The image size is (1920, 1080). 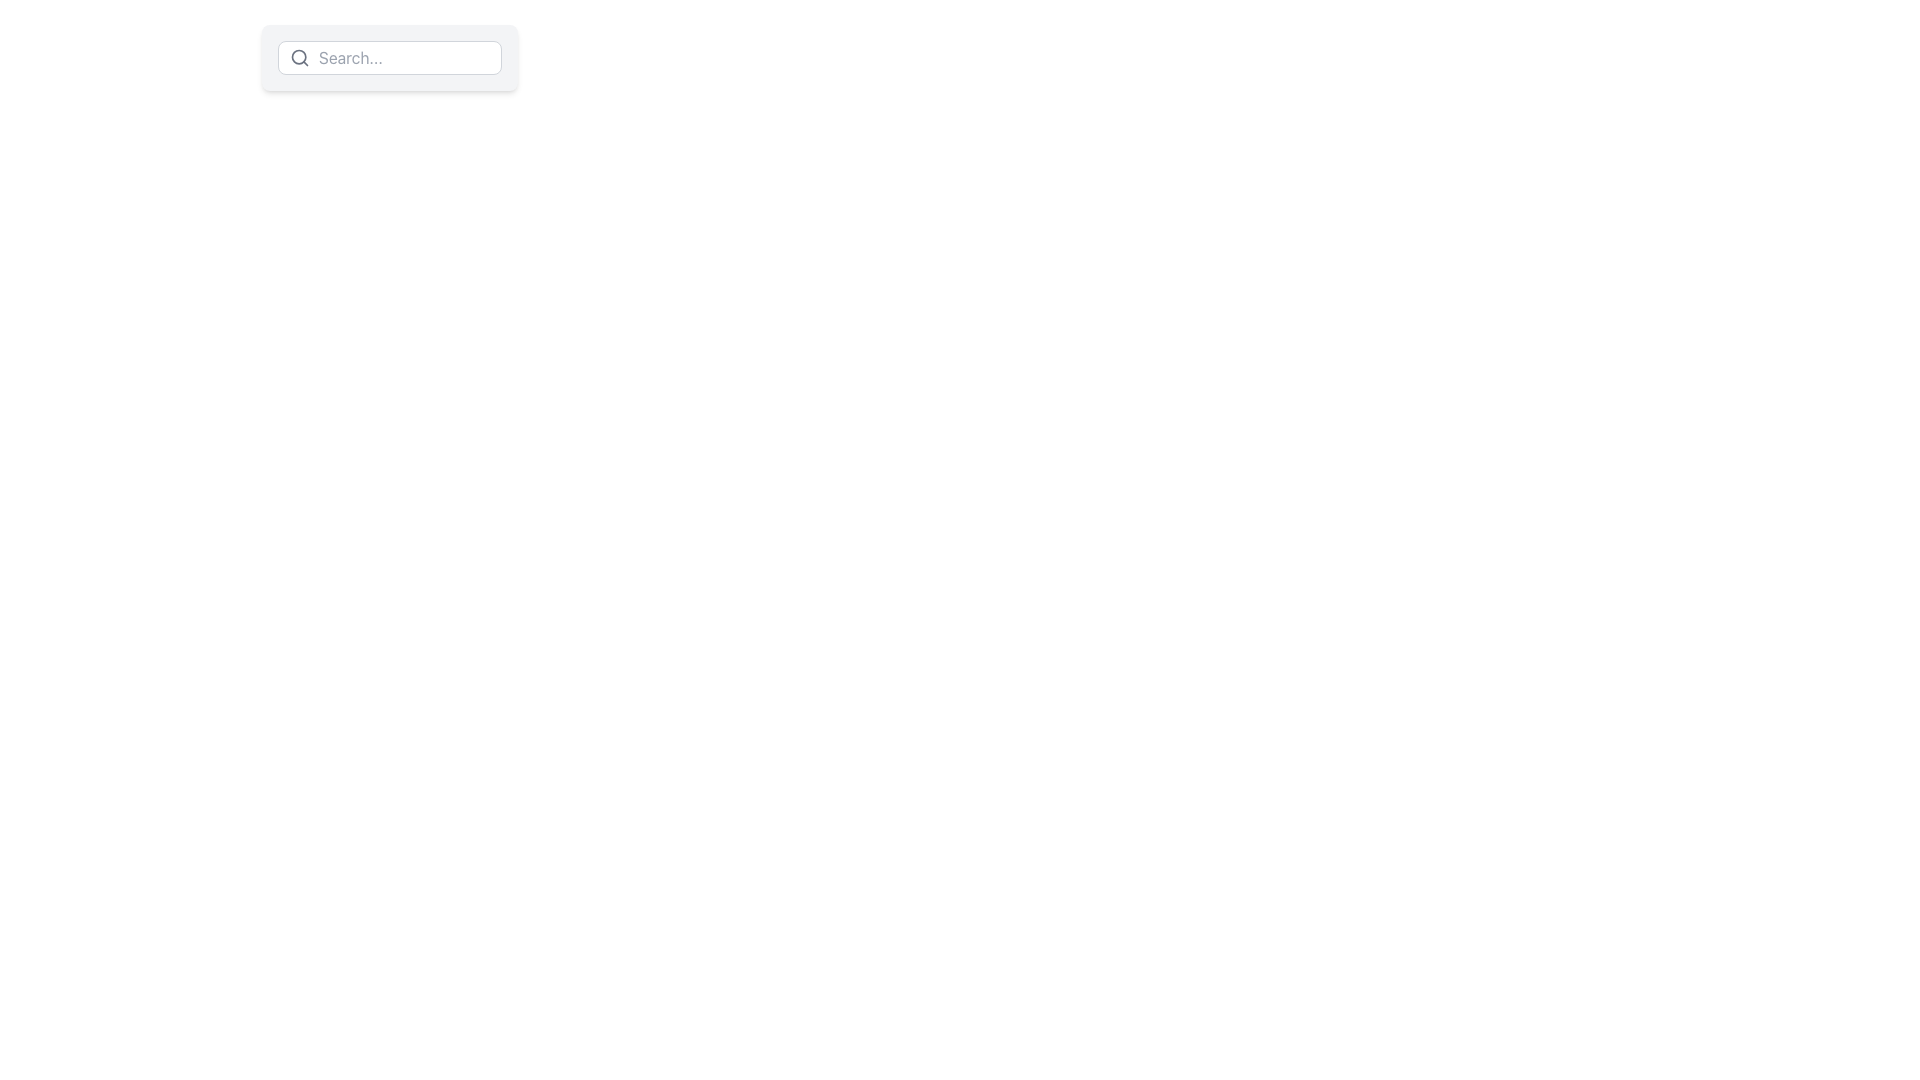 I want to click on the magnifying glass icon located inside the search input box, so click(x=298, y=56).